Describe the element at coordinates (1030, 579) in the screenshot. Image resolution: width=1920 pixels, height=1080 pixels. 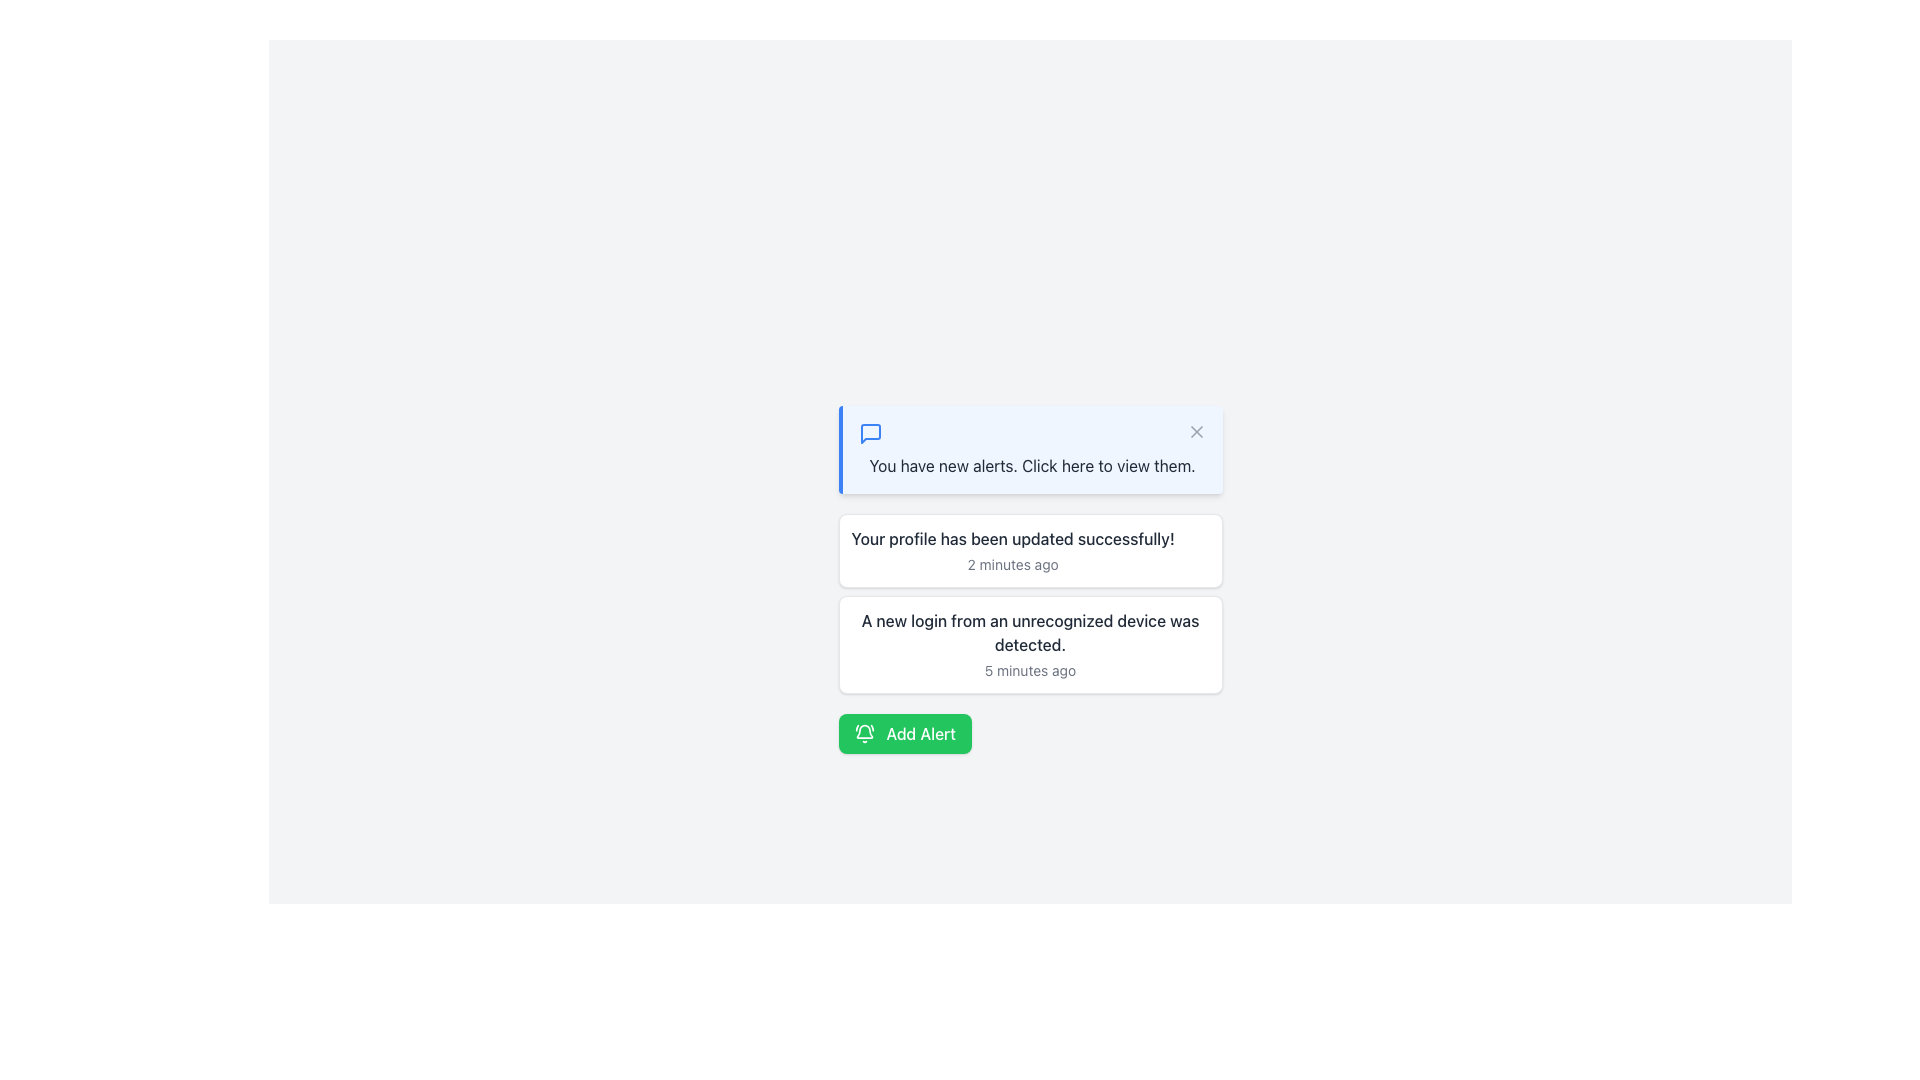
I see `a notification within the Notification Panel, which is a rectangular section with multiple text notifications and an action button at the bottom` at that location.